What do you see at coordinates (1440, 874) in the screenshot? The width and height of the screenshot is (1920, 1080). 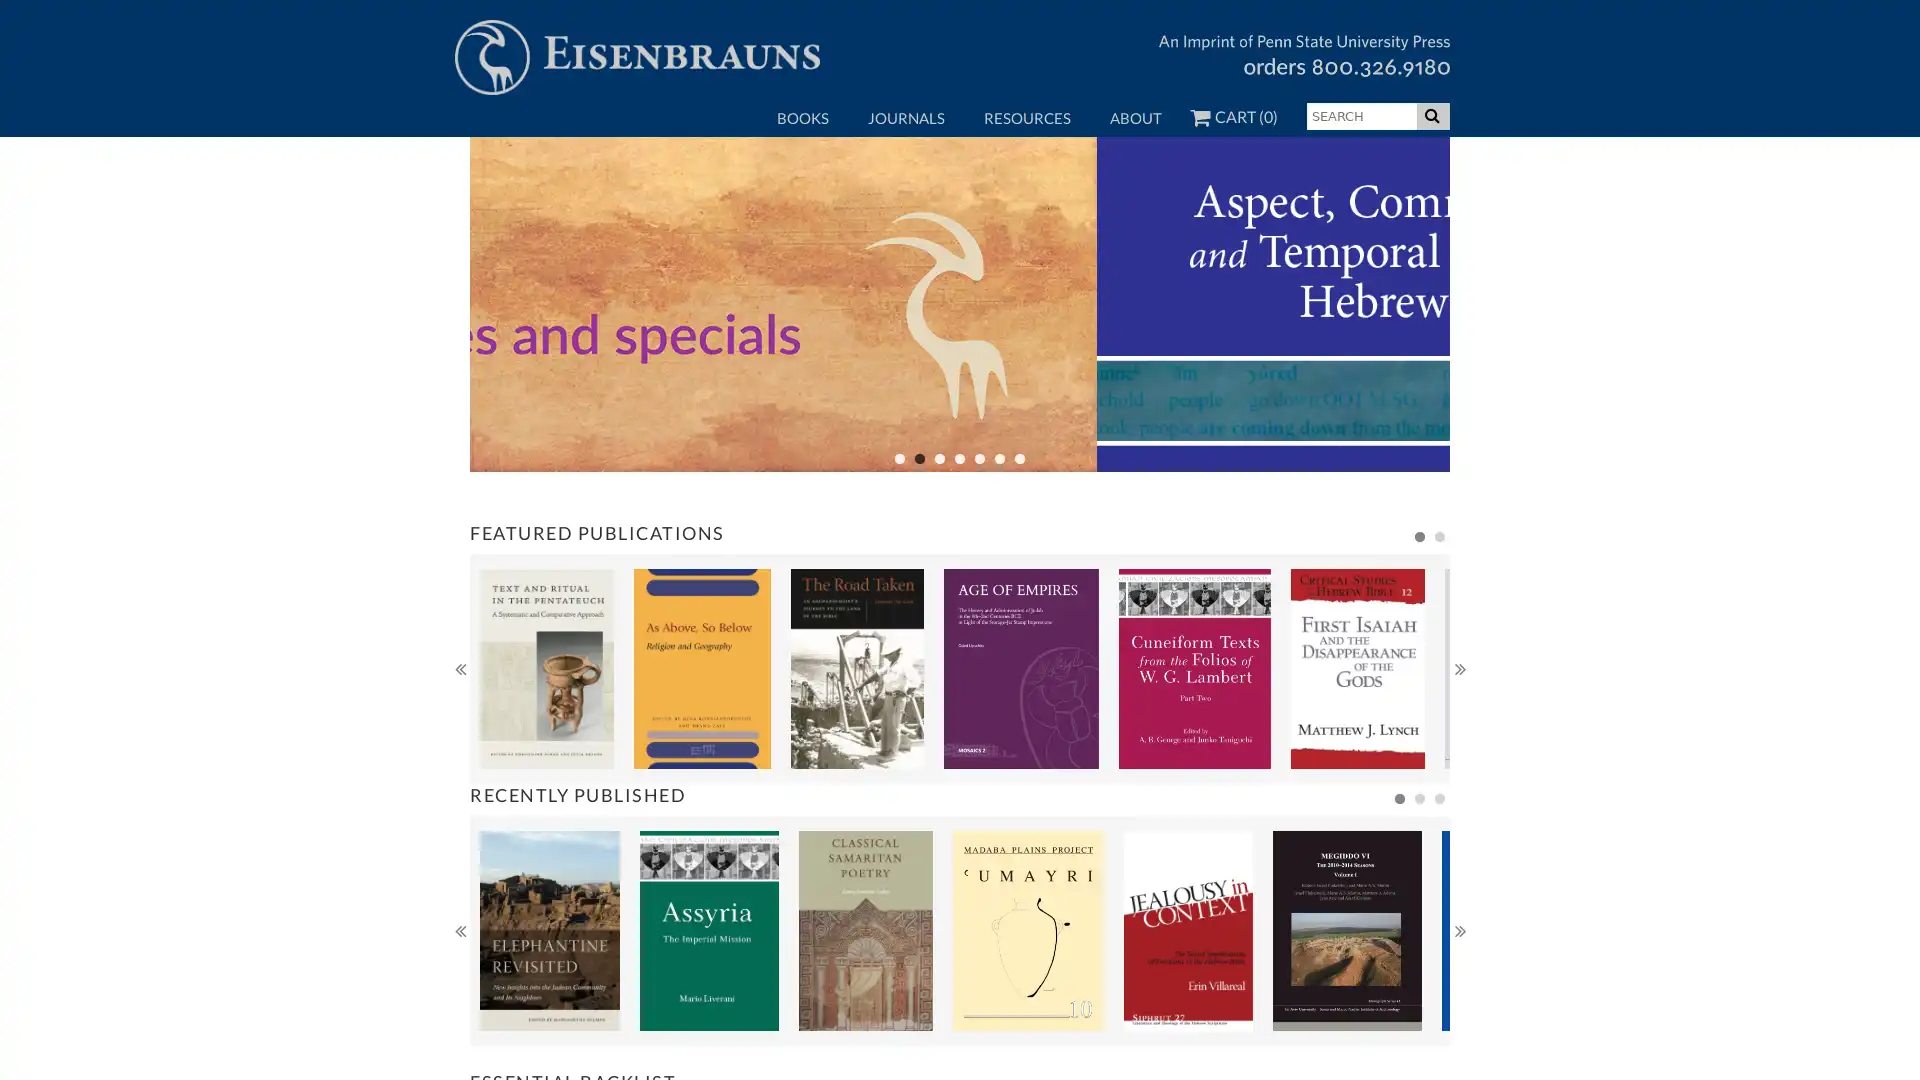 I see `3` at bounding box center [1440, 874].